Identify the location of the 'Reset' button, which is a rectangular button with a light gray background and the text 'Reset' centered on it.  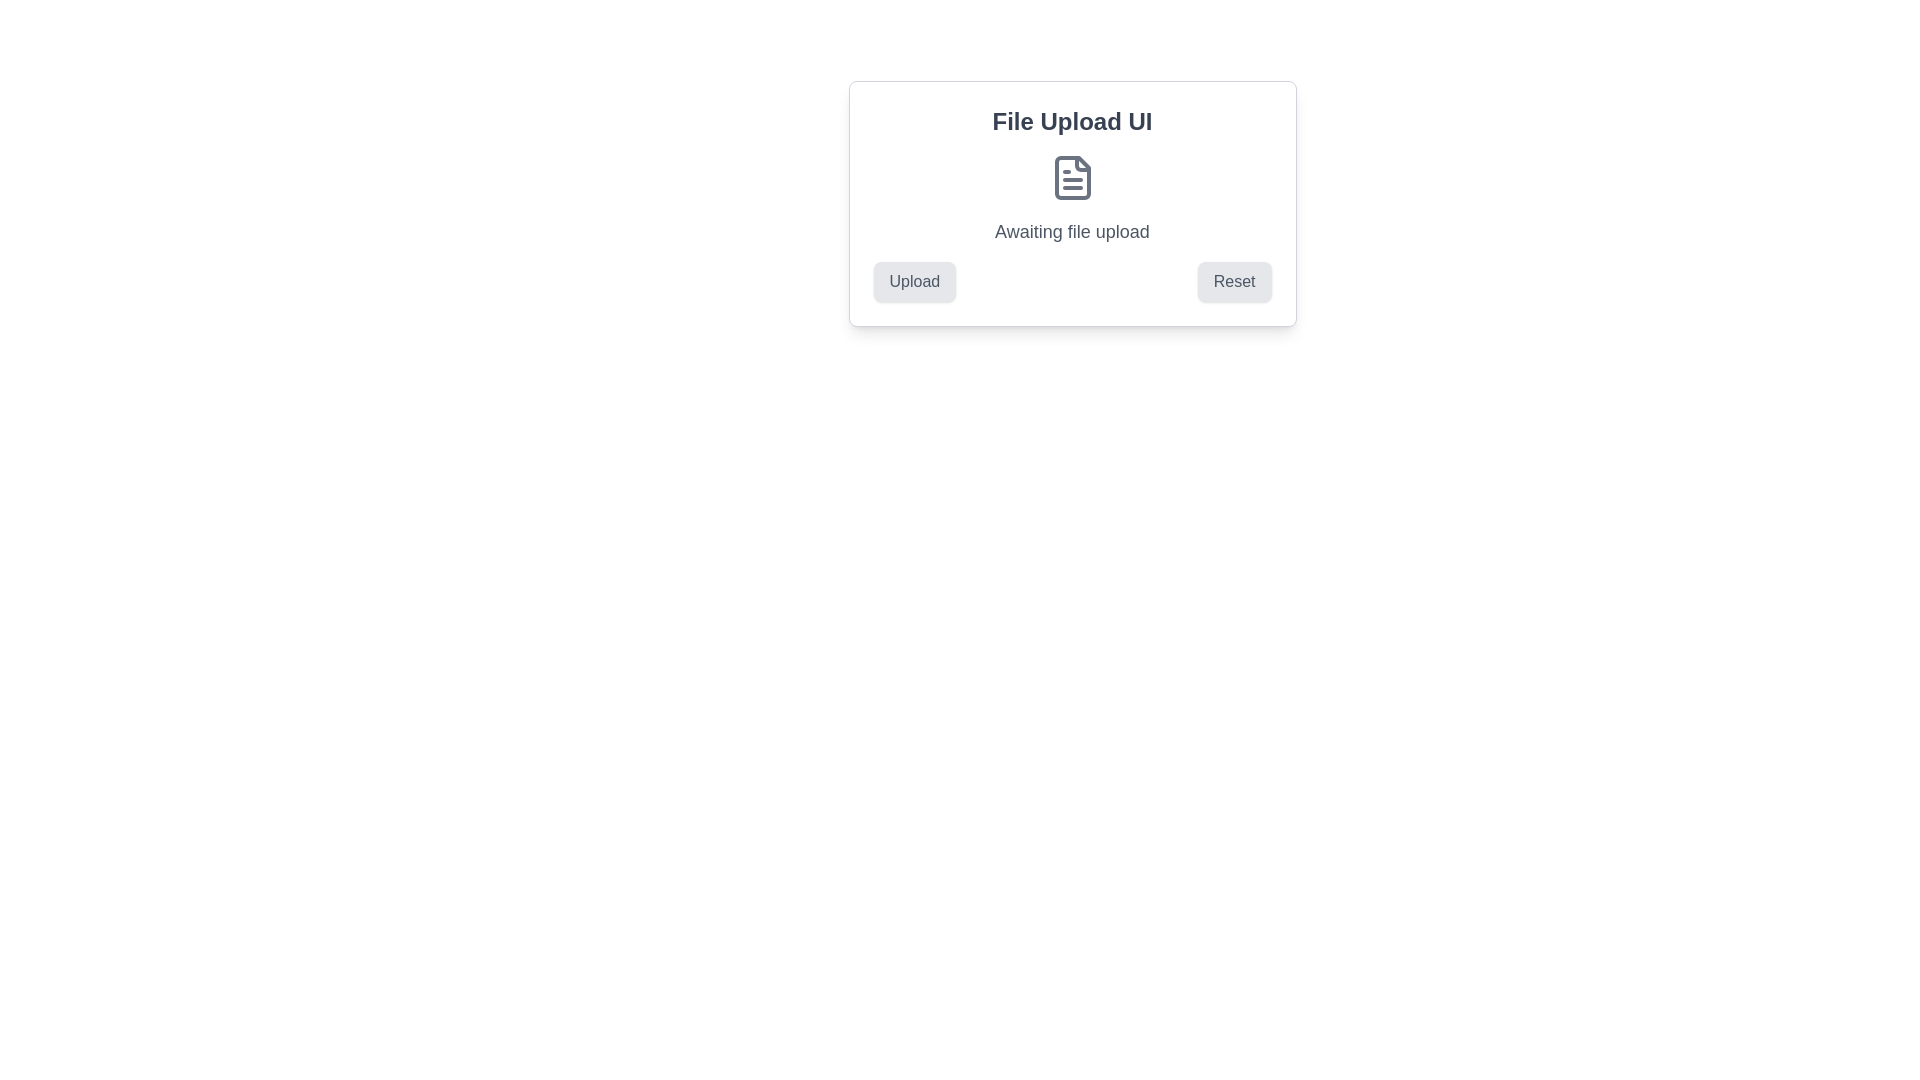
(1233, 281).